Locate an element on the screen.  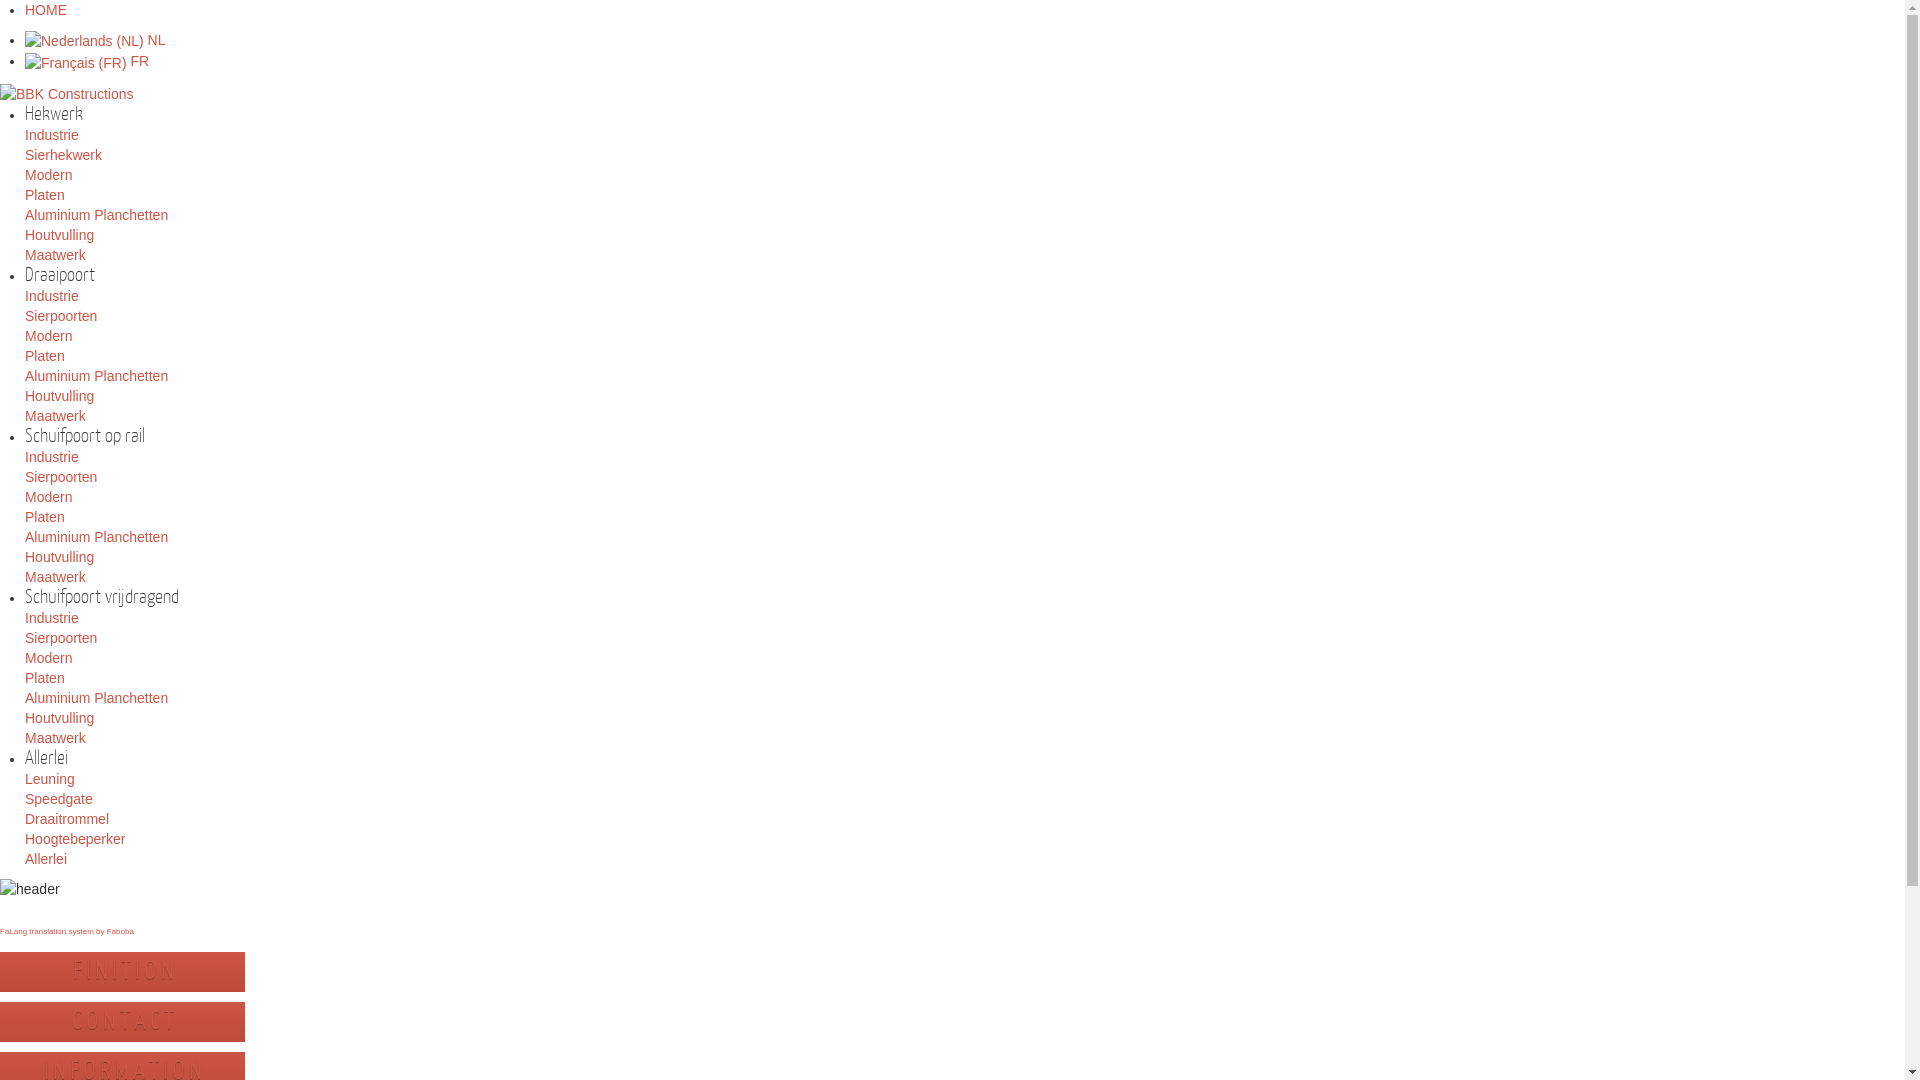
'Platen' is located at coordinates (44, 354).